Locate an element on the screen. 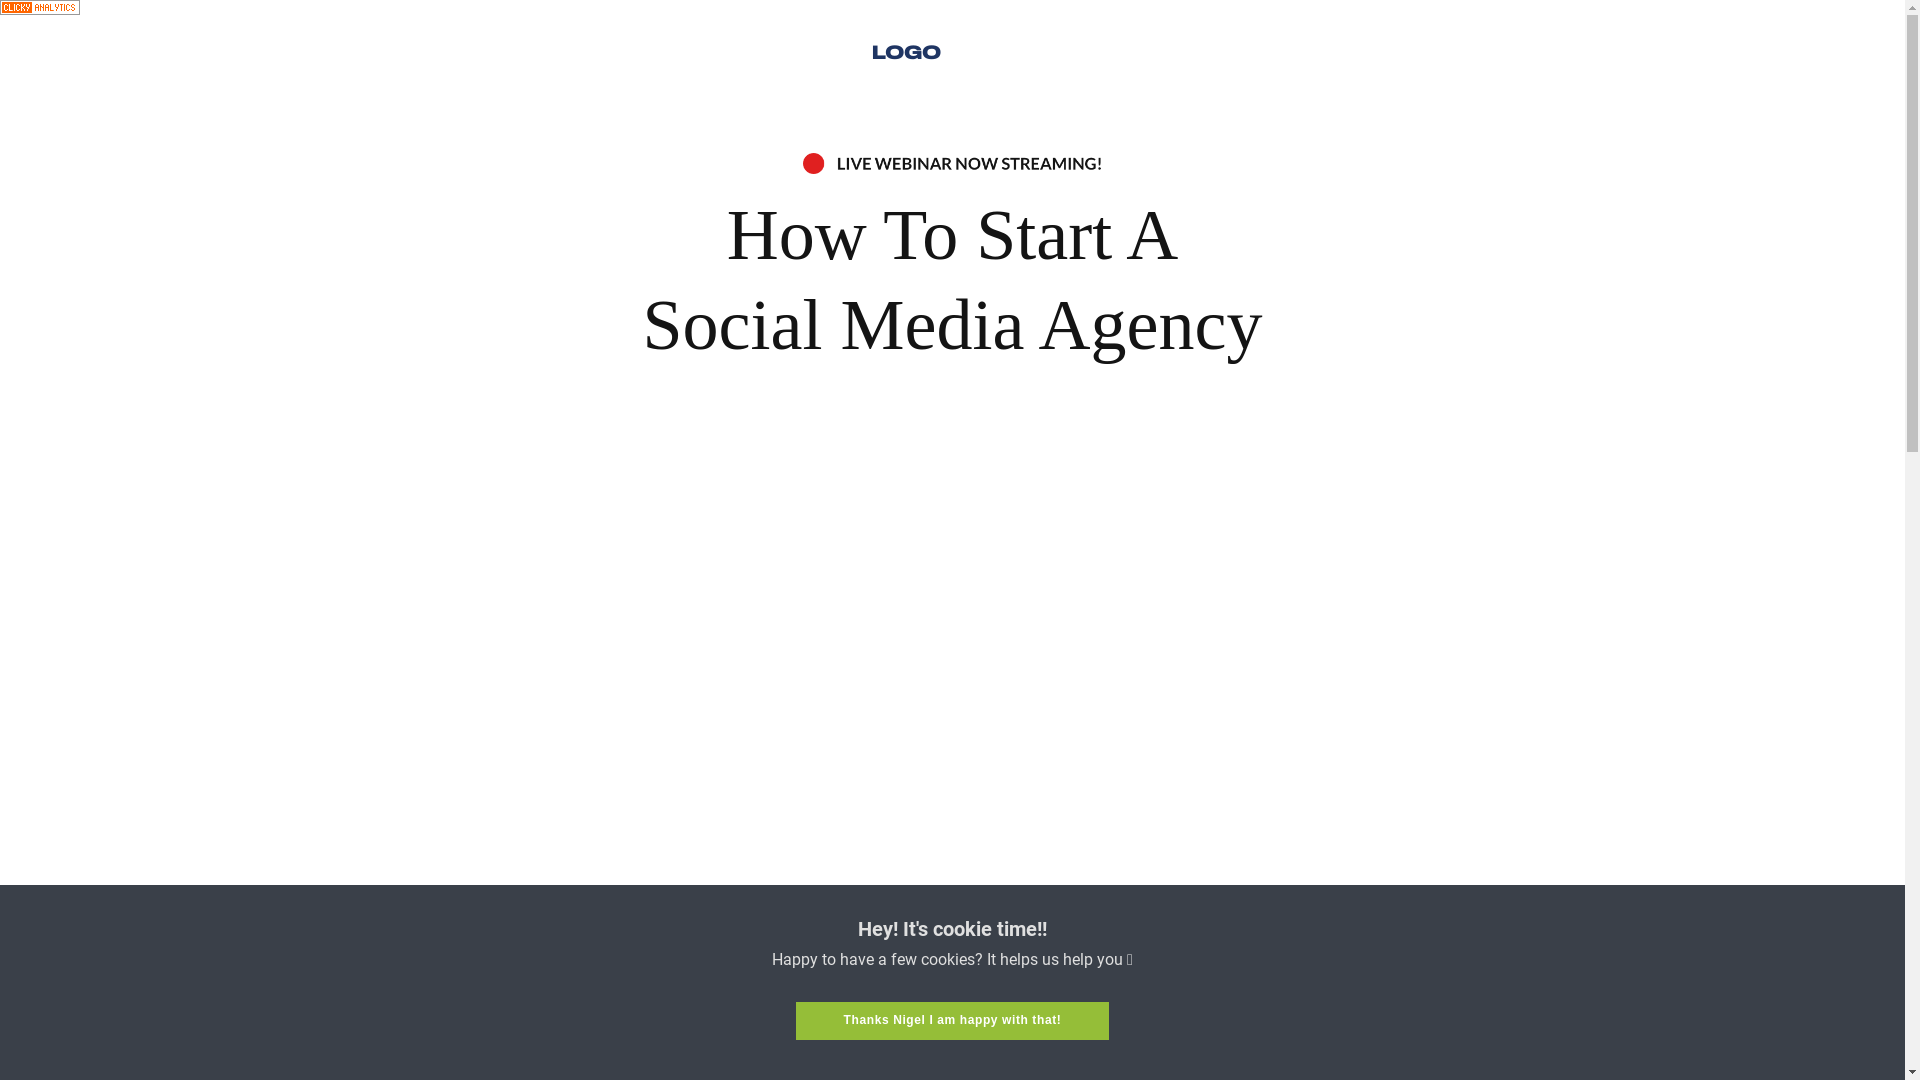 The width and height of the screenshot is (1920, 1080). 'Get Started' is located at coordinates (817, 1007).